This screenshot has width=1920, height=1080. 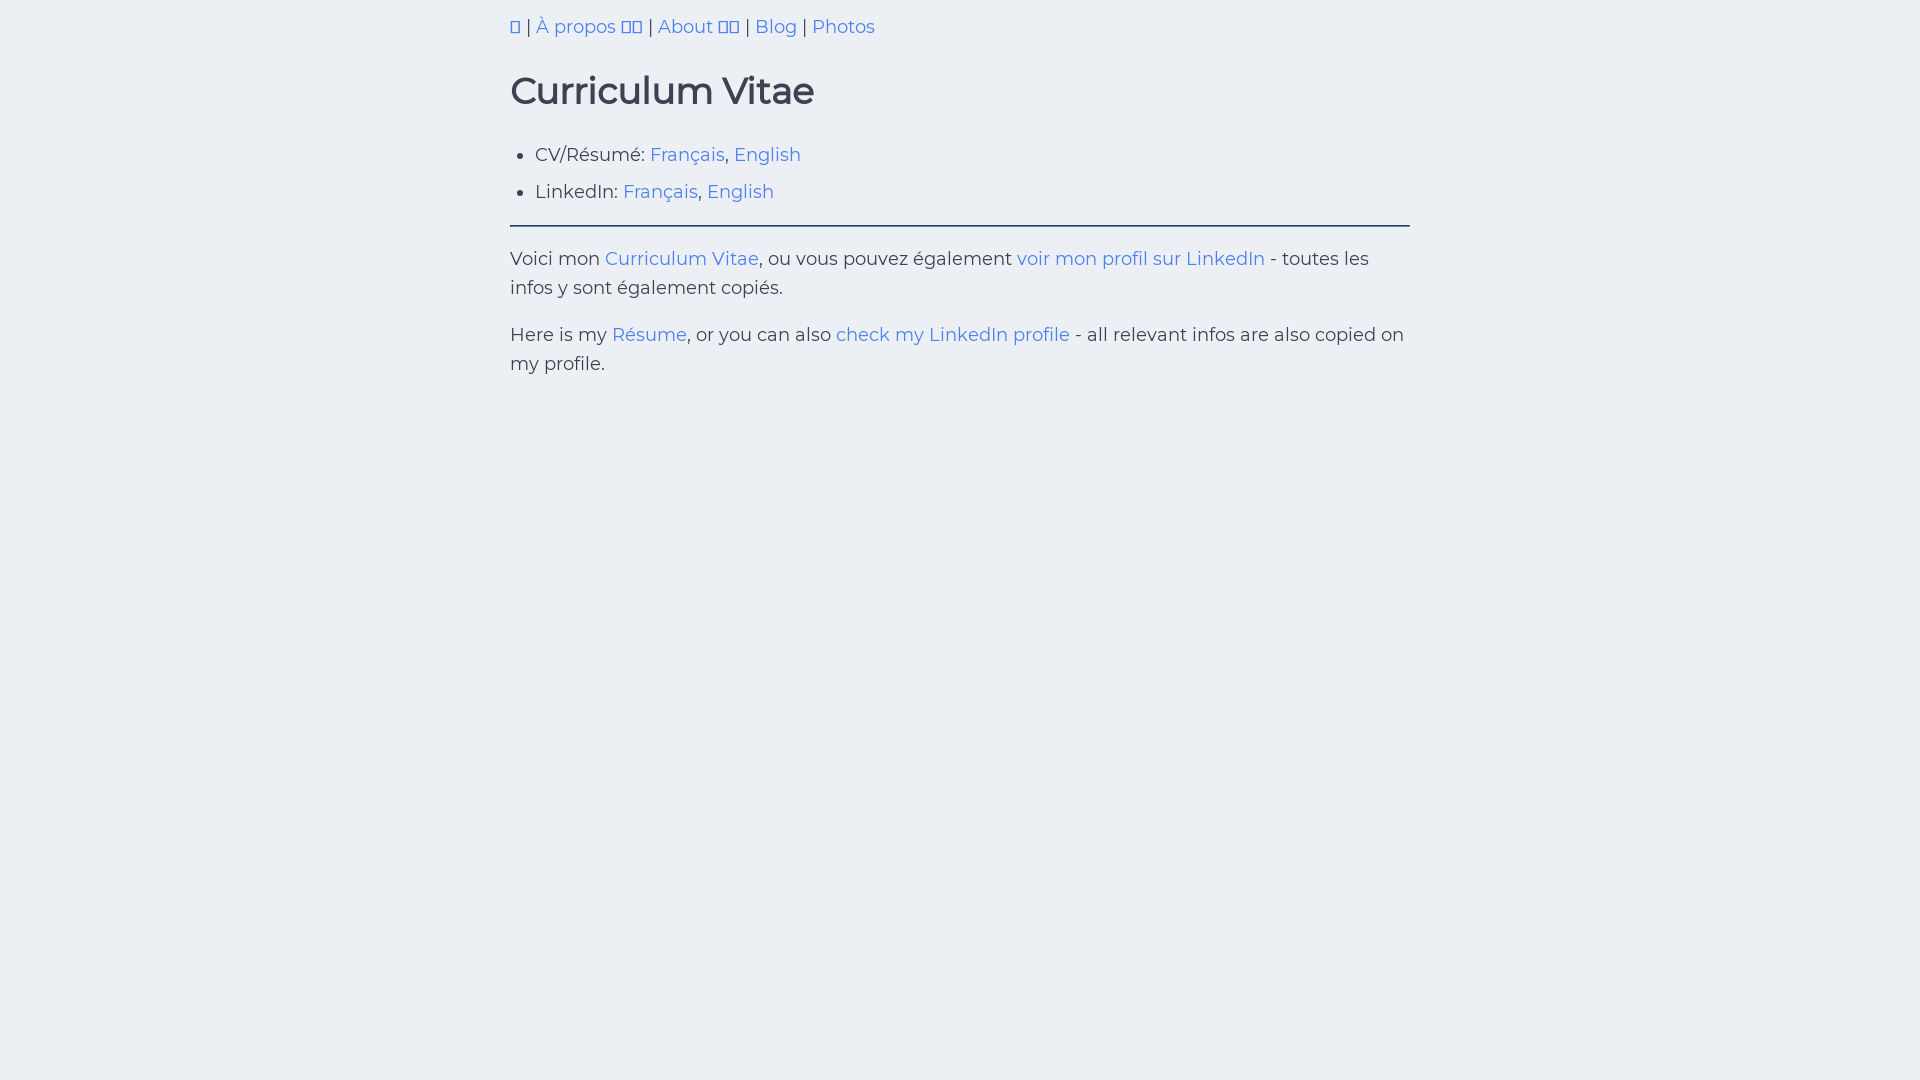 I want to click on 'Curriculum Vitae', so click(x=681, y=257).